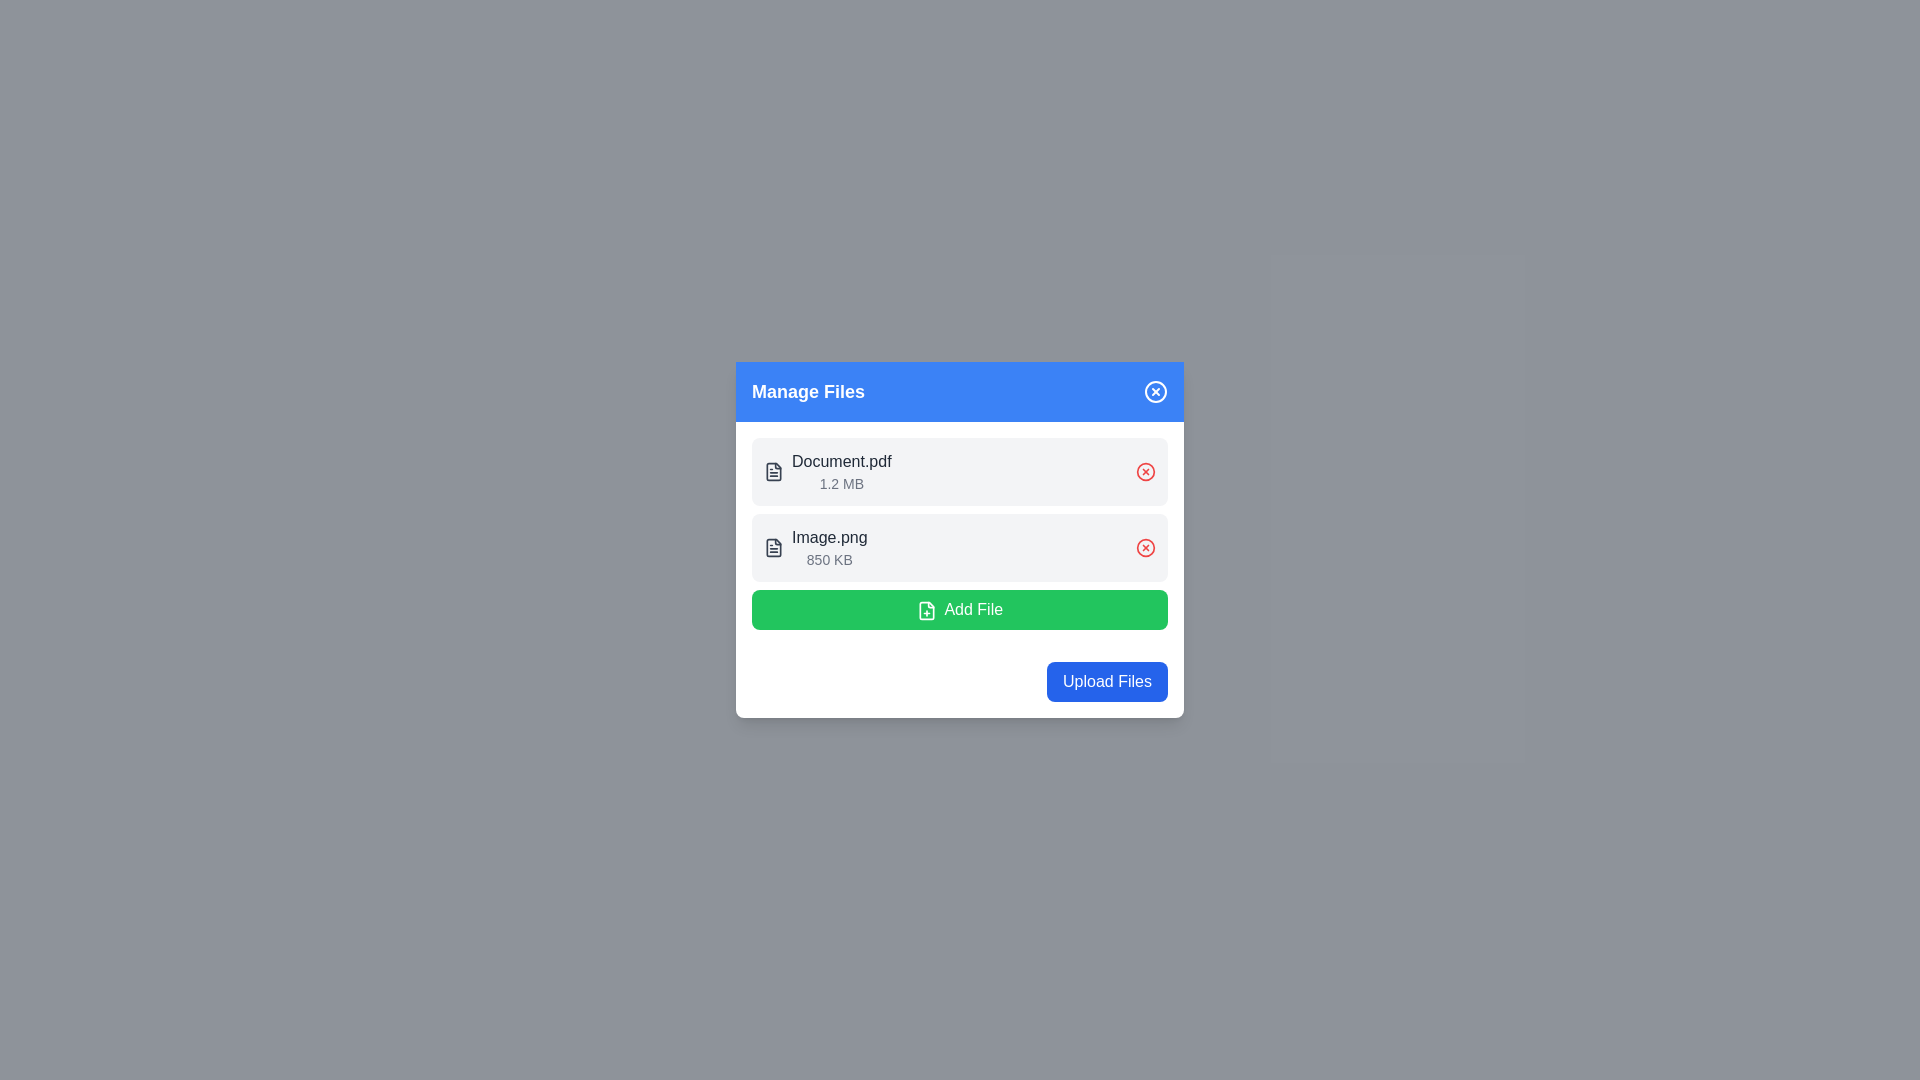 This screenshot has width=1920, height=1080. Describe the element at coordinates (1146, 547) in the screenshot. I see `the SVG Circle that is part of the delete button located in the top-right of the file management interface, associated with the second file entry row` at that location.